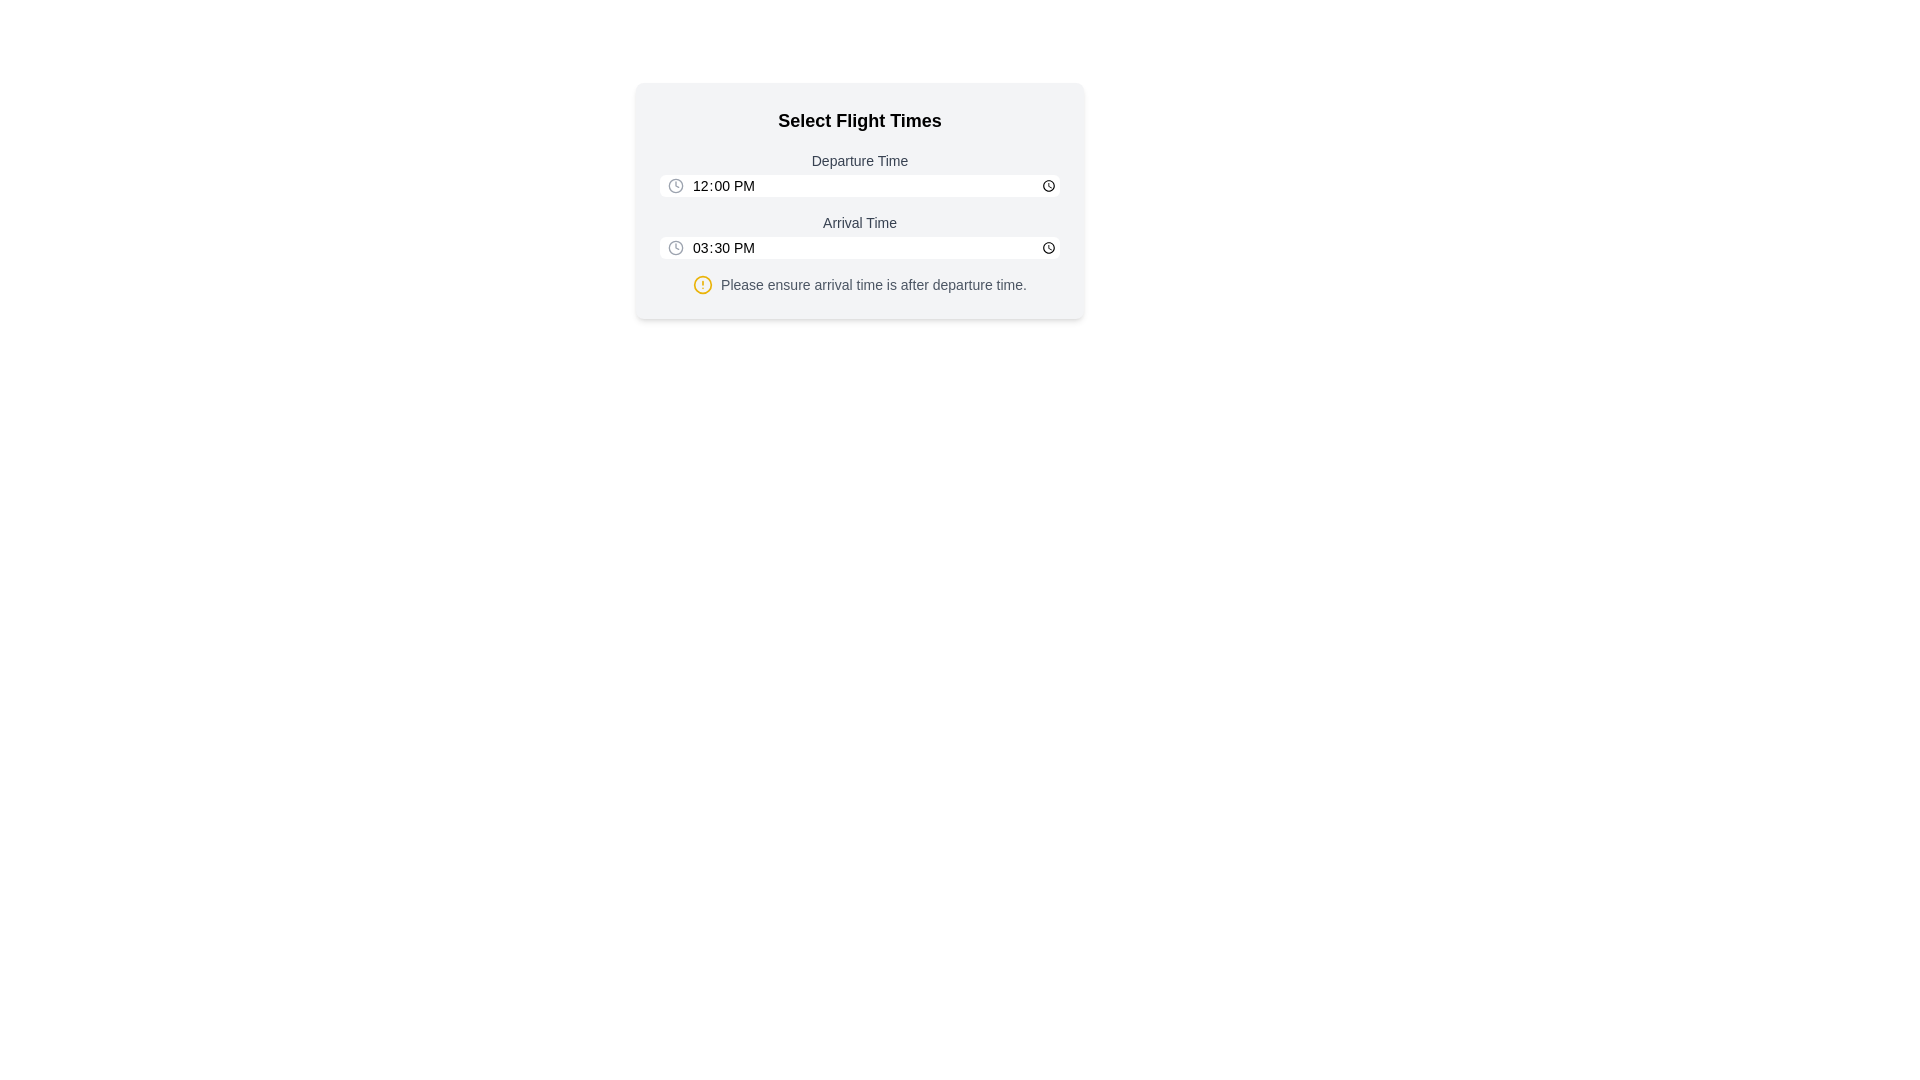 The width and height of the screenshot is (1920, 1080). Describe the element at coordinates (676, 185) in the screenshot. I see `the SVG circle element representing a clock icon, which is located to the left of the 'Arrival Time' label within the modal` at that location.